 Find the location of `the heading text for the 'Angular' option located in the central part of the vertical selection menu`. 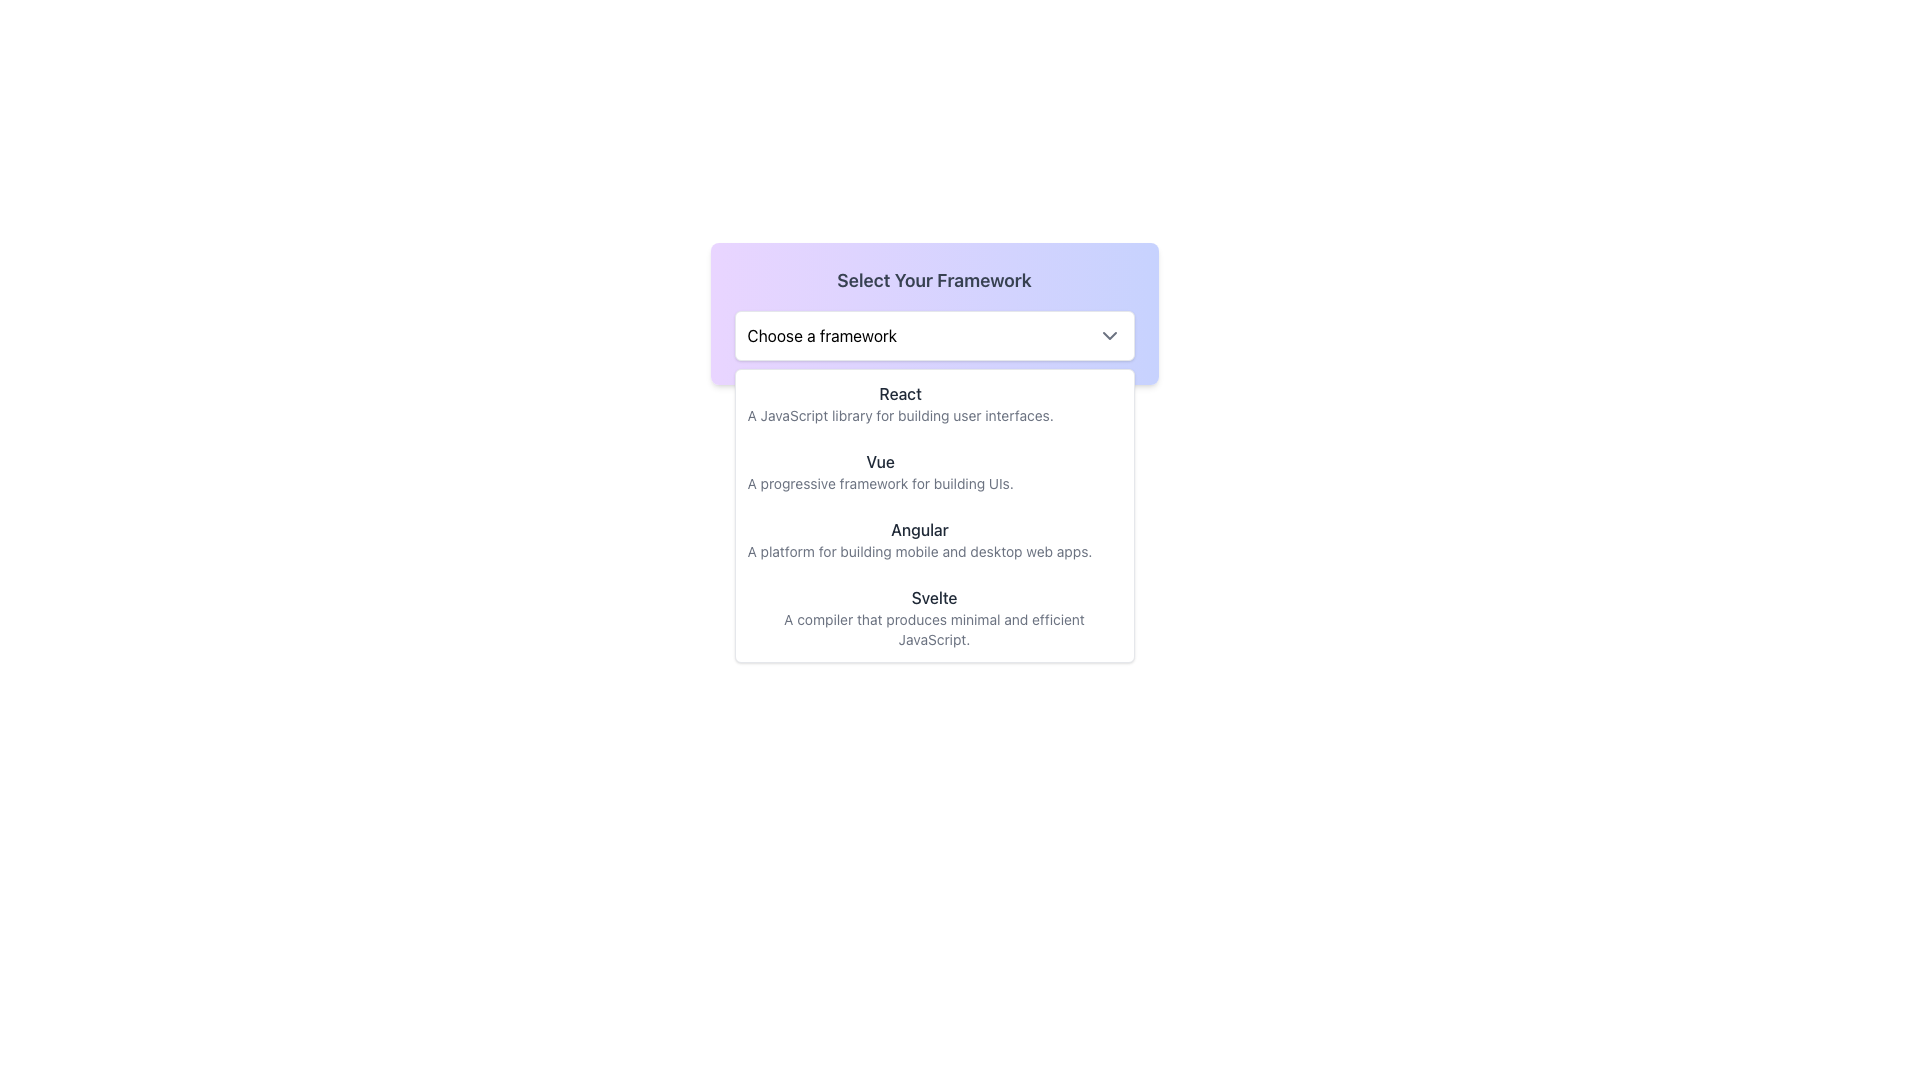

the heading text for the 'Angular' option located in the central part of the vertical selection menu is located at coordinates (918, 528).